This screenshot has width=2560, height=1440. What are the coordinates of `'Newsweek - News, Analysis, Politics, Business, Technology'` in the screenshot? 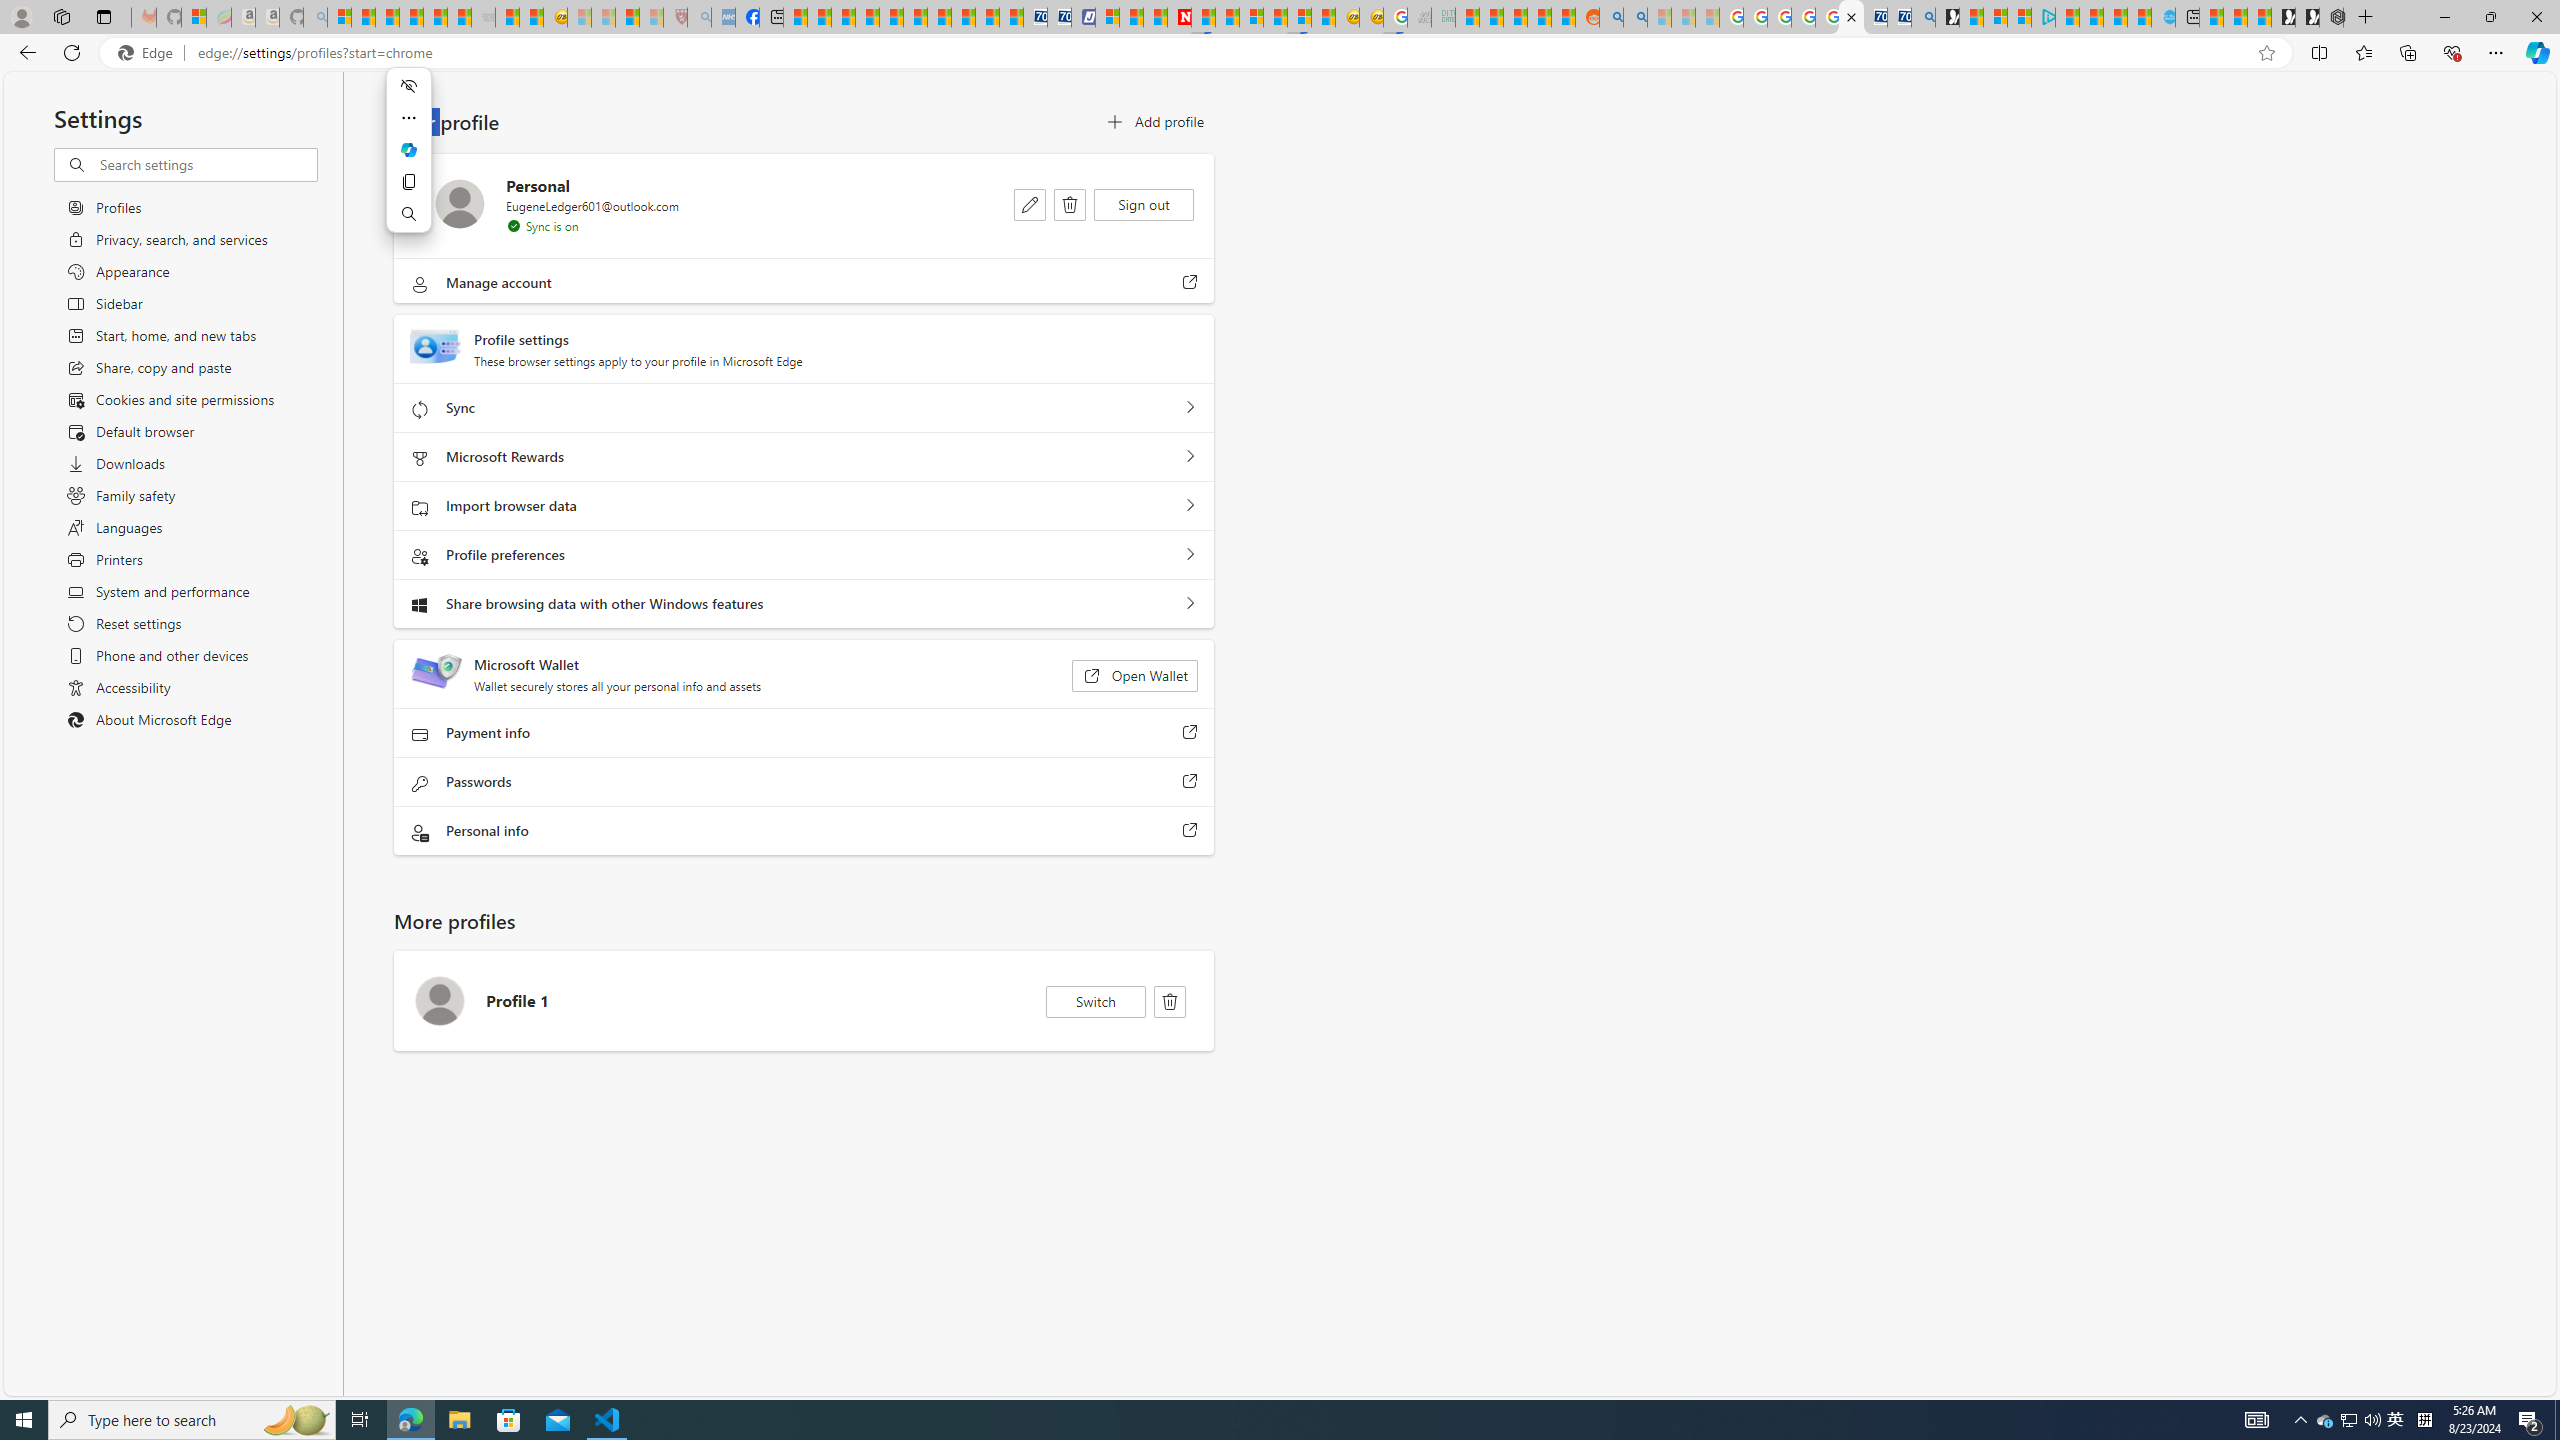 It's located at (1179, 16).